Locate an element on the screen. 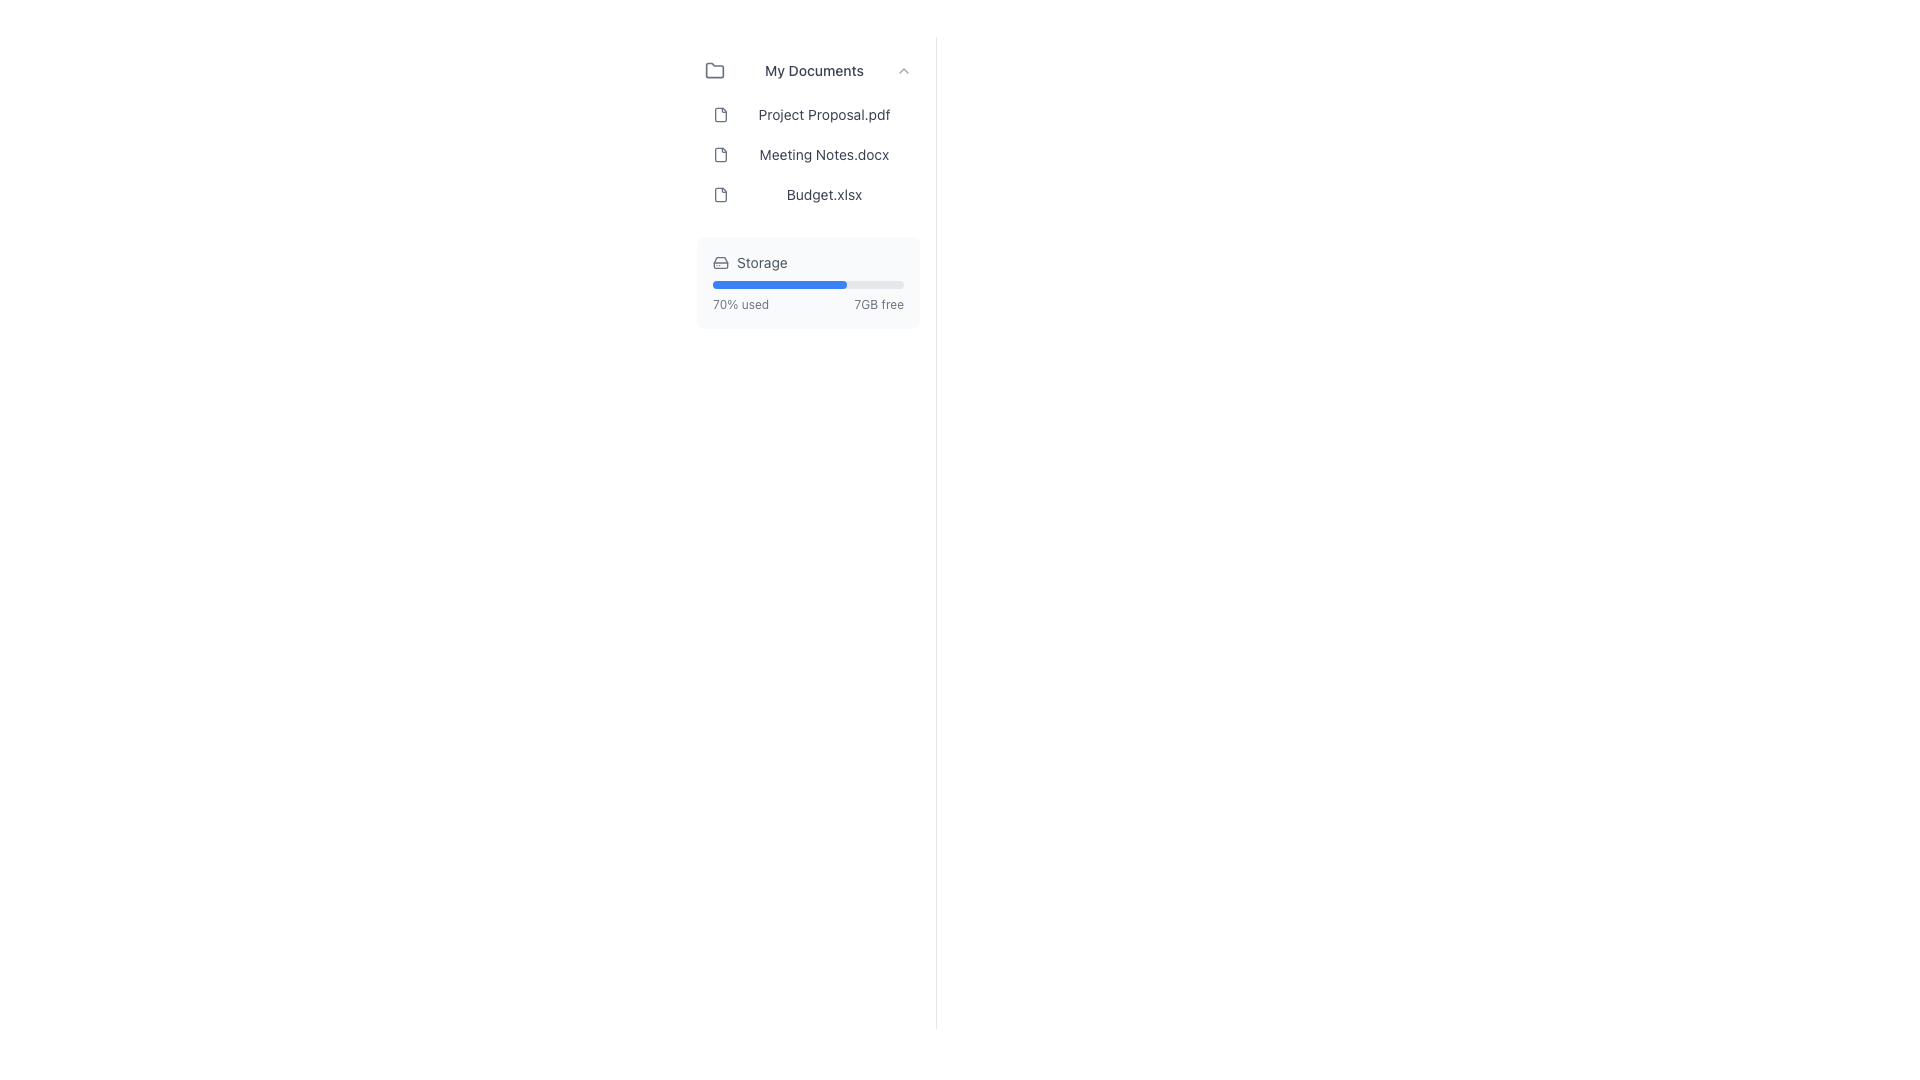  the static text label displaying '70% used', which is a small gray font notification located near the bottom of the 'Storage' section, to the left of '7GB free' is located at coordinates (740, 304).